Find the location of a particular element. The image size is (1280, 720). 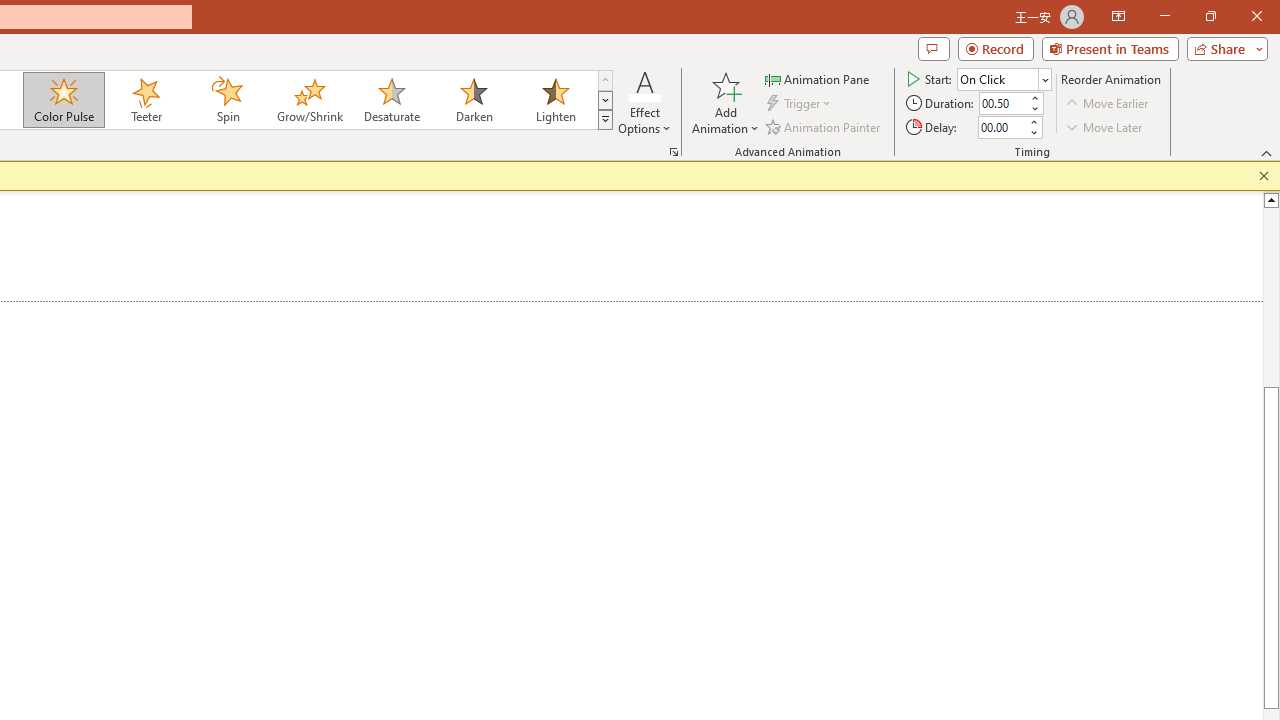

'More' is located at coordinates (1033, 121).